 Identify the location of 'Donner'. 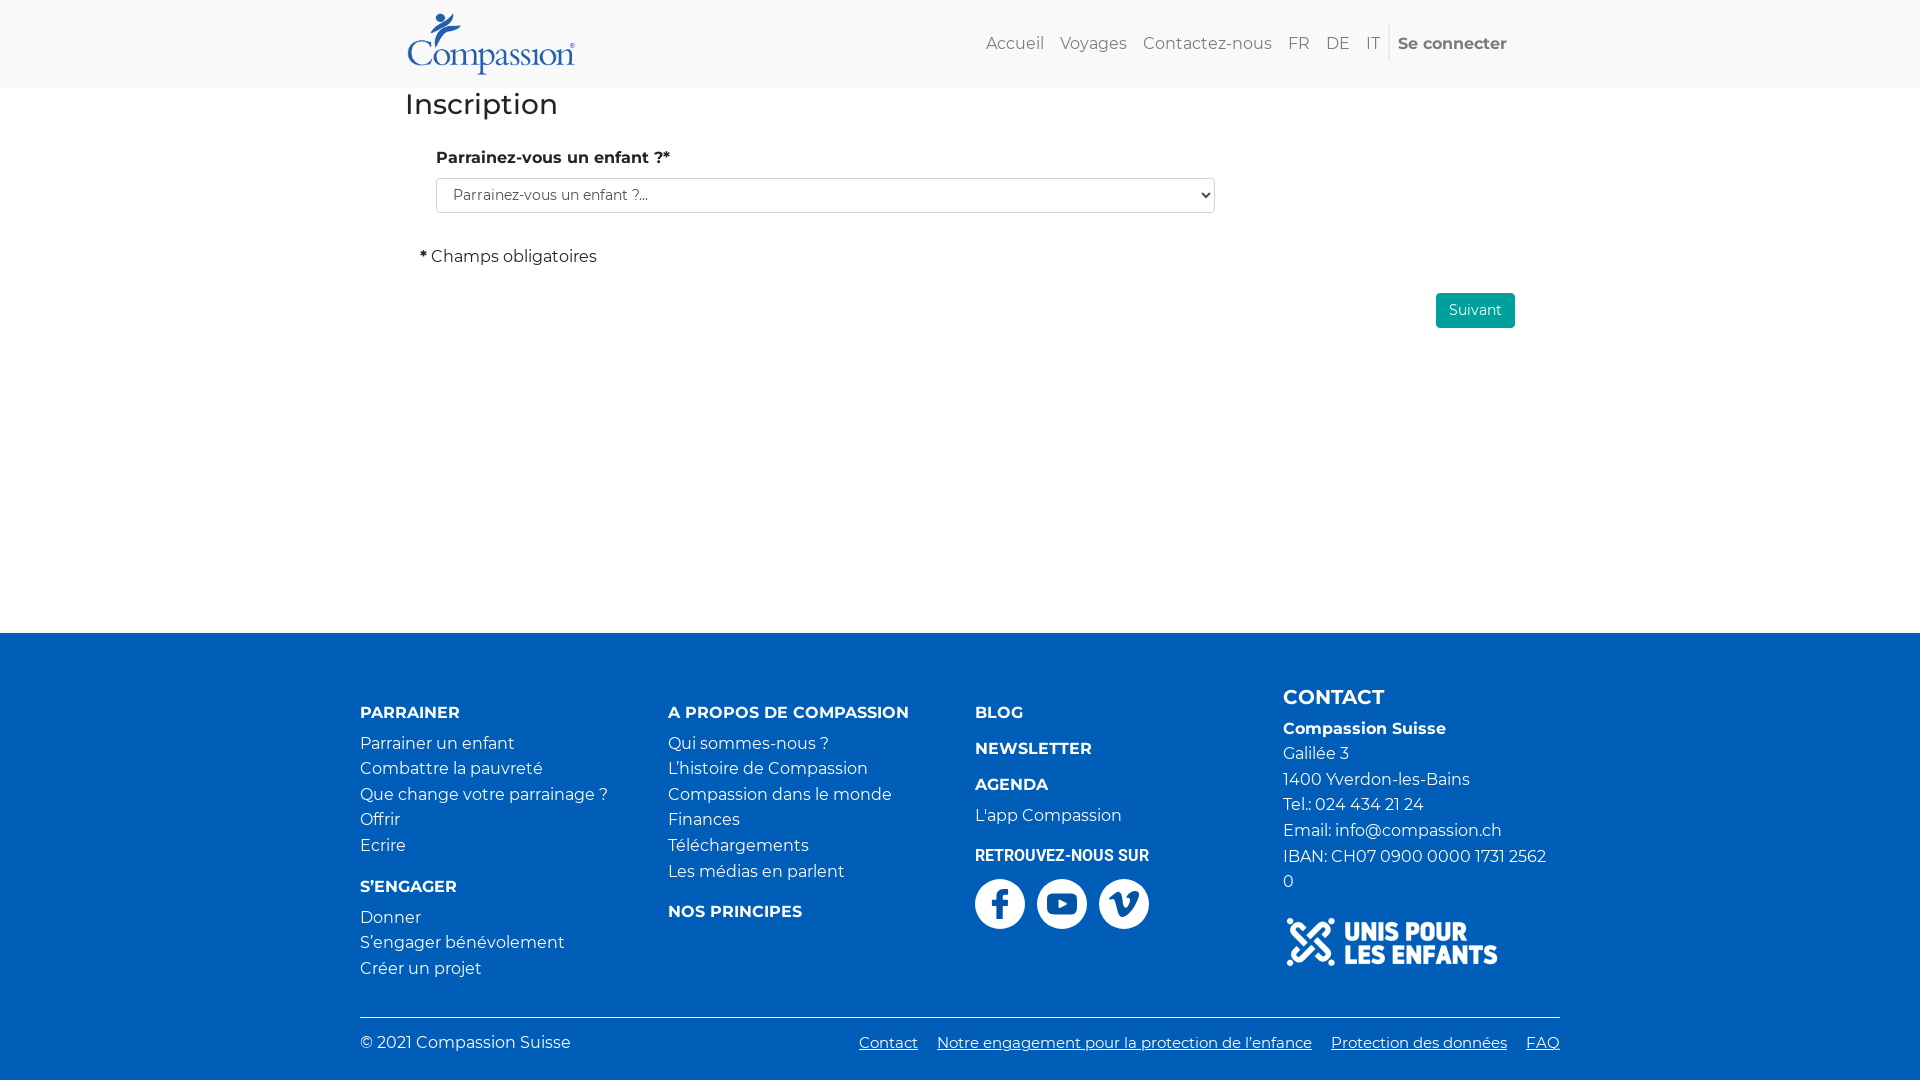
(390, 917).